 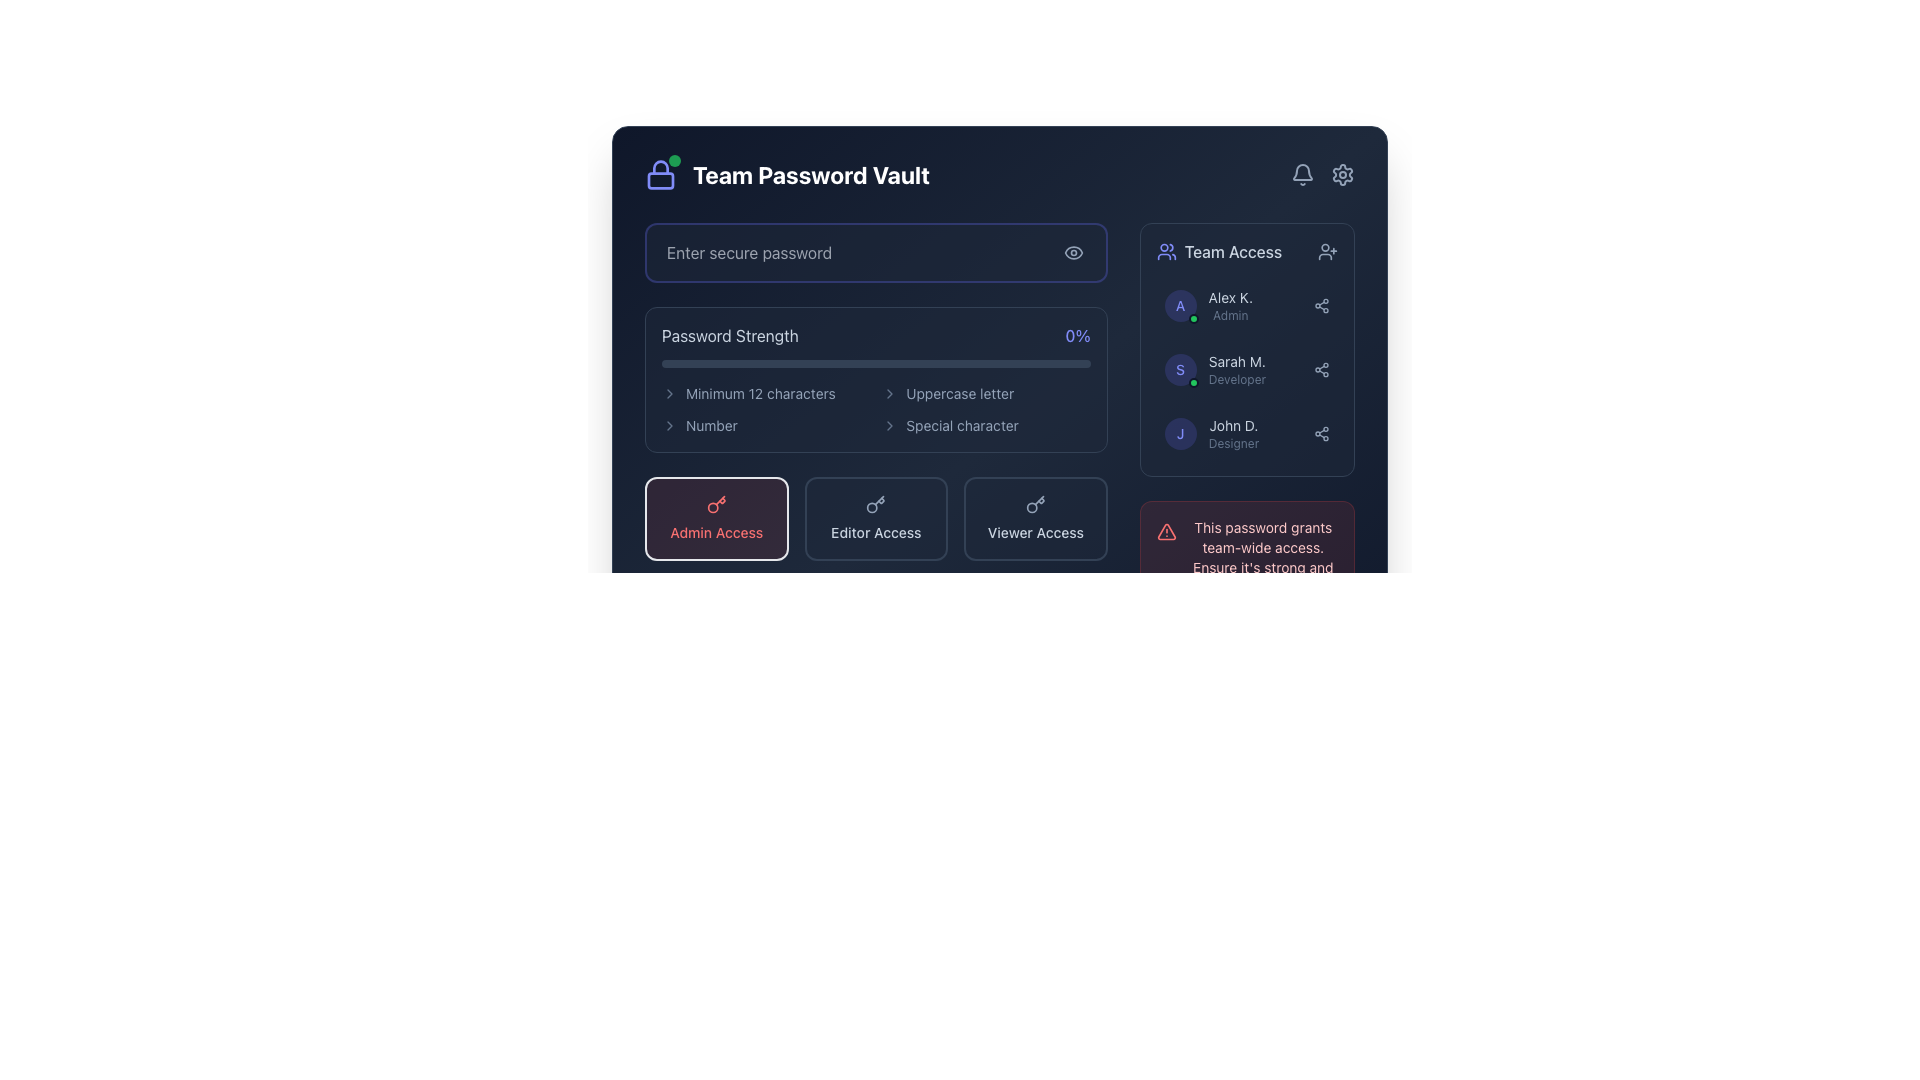 What do you see at coordinates (1229, 305) in the screenshot?
I see `the text element displaying 'Alex K.' and 'Admin' in the 'Team Access' panel, which is positioned at the top of the user roles list` at bounding box center [1229, 305].